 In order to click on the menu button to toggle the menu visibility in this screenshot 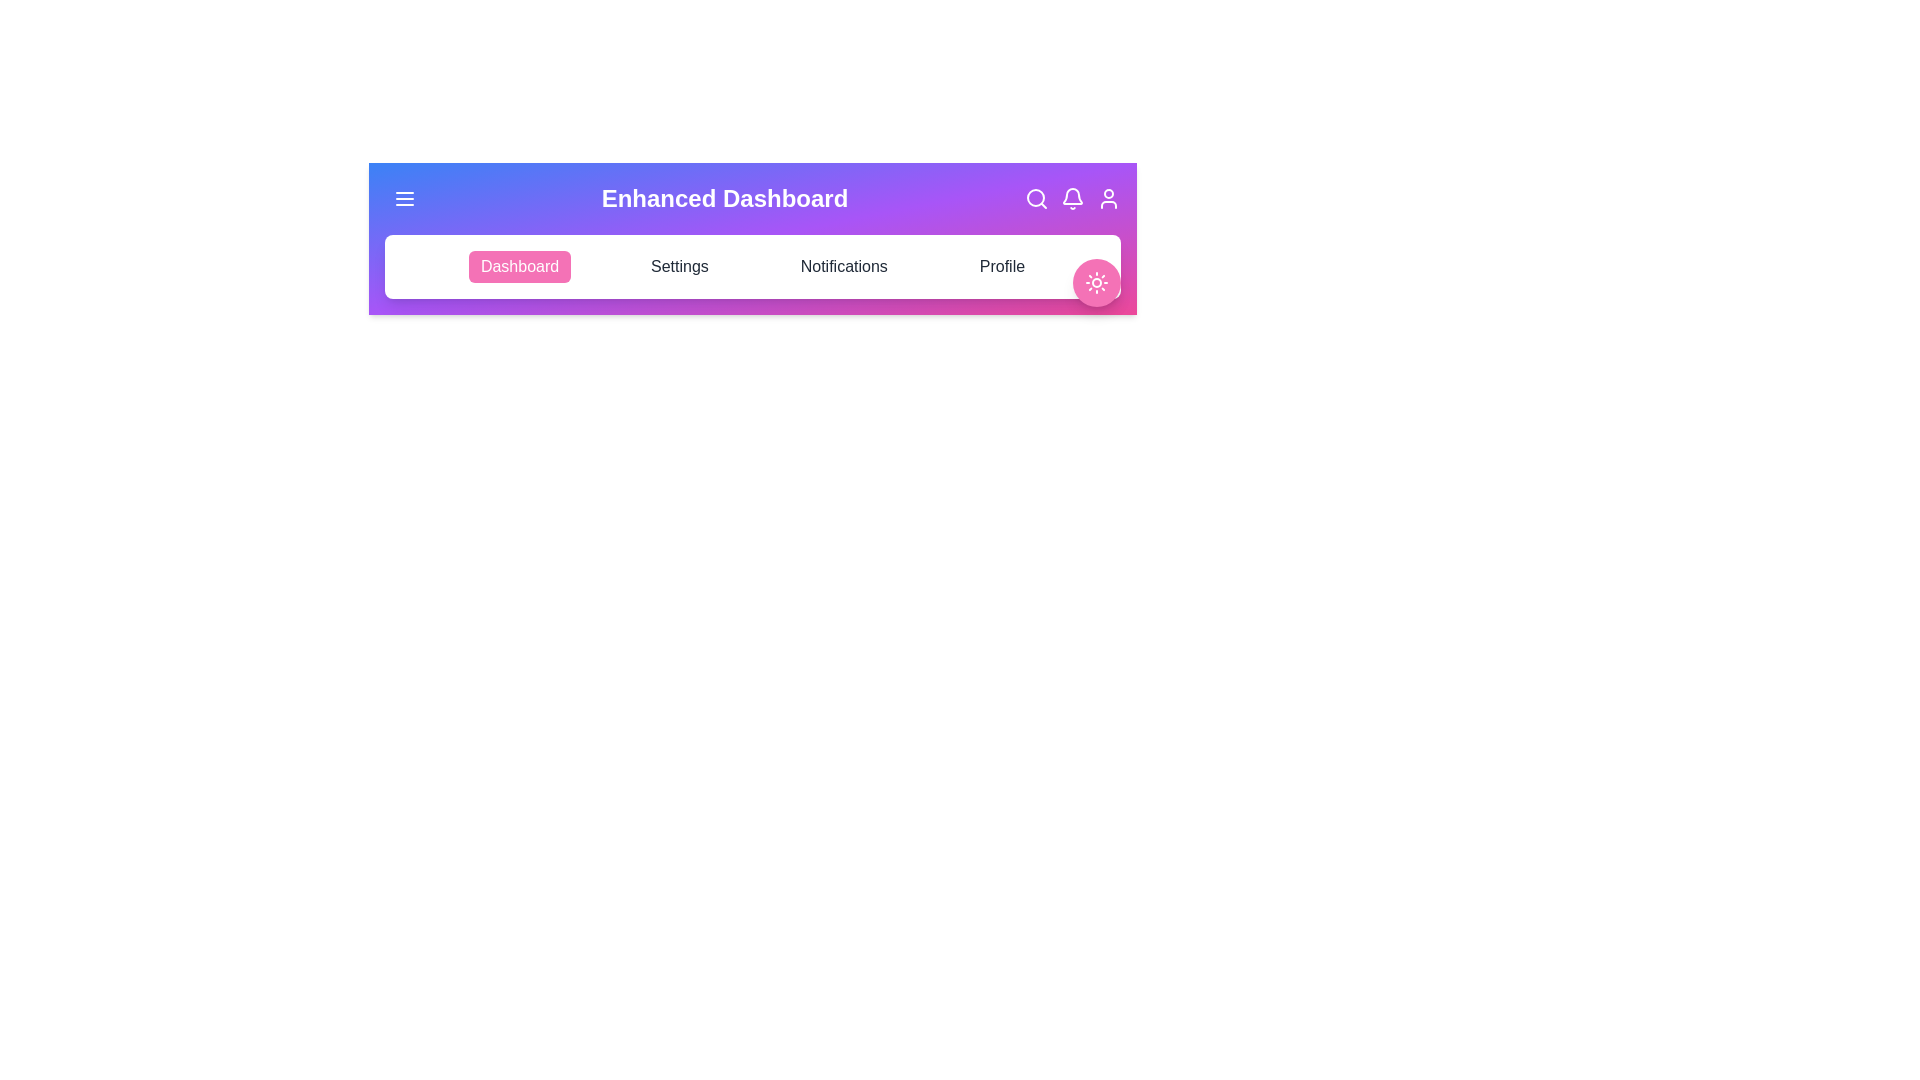, I will do `click(403, 199)`.